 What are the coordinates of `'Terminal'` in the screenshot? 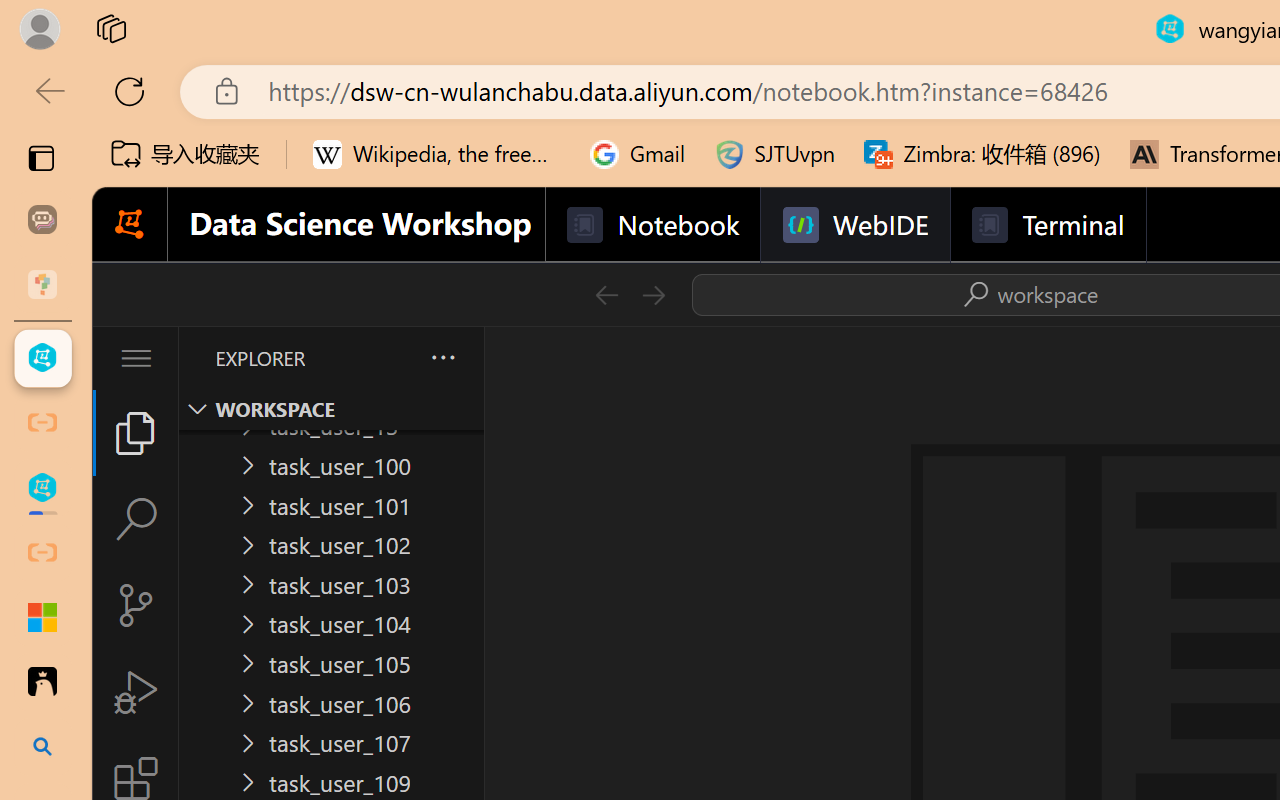 It's located at (1046, 225).